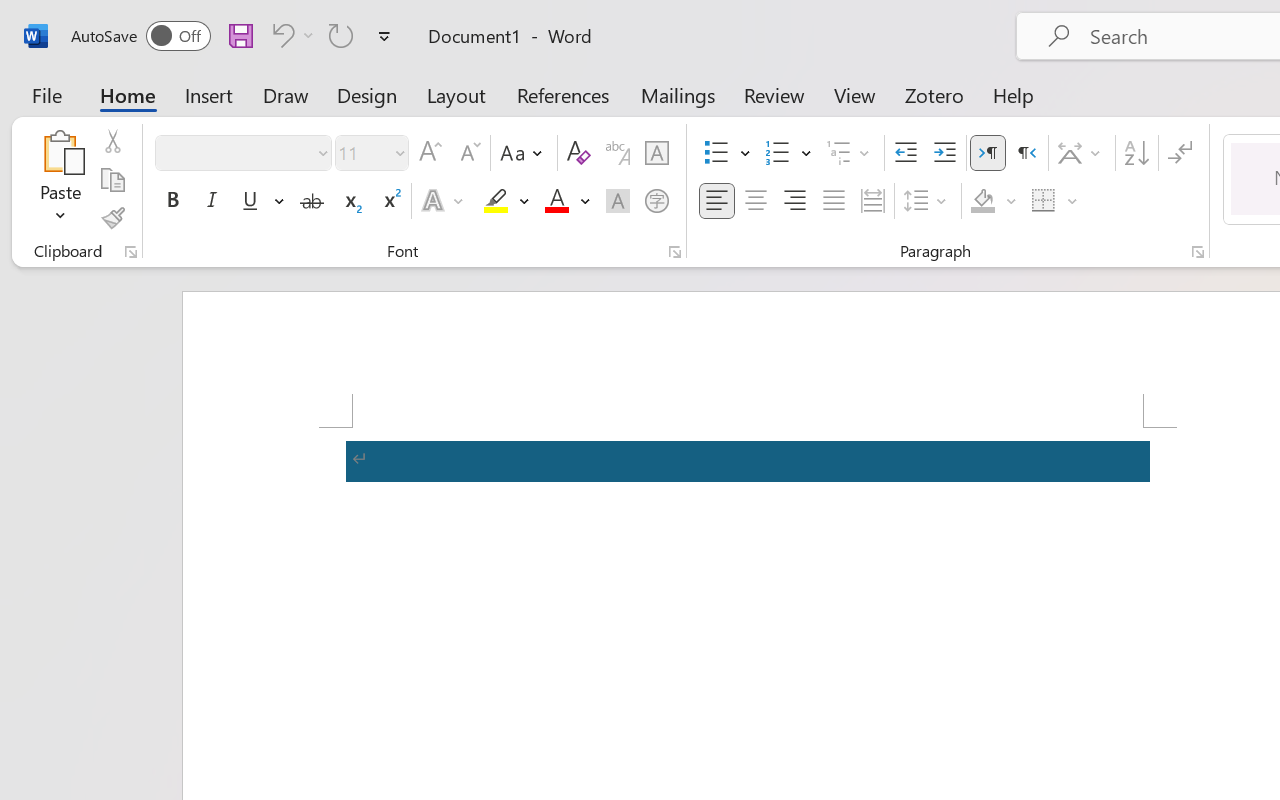  What do you see at coordinates (988, 153) in the screenshot?
I see `'Left-to-Right'` at bounding box center [988, 153].